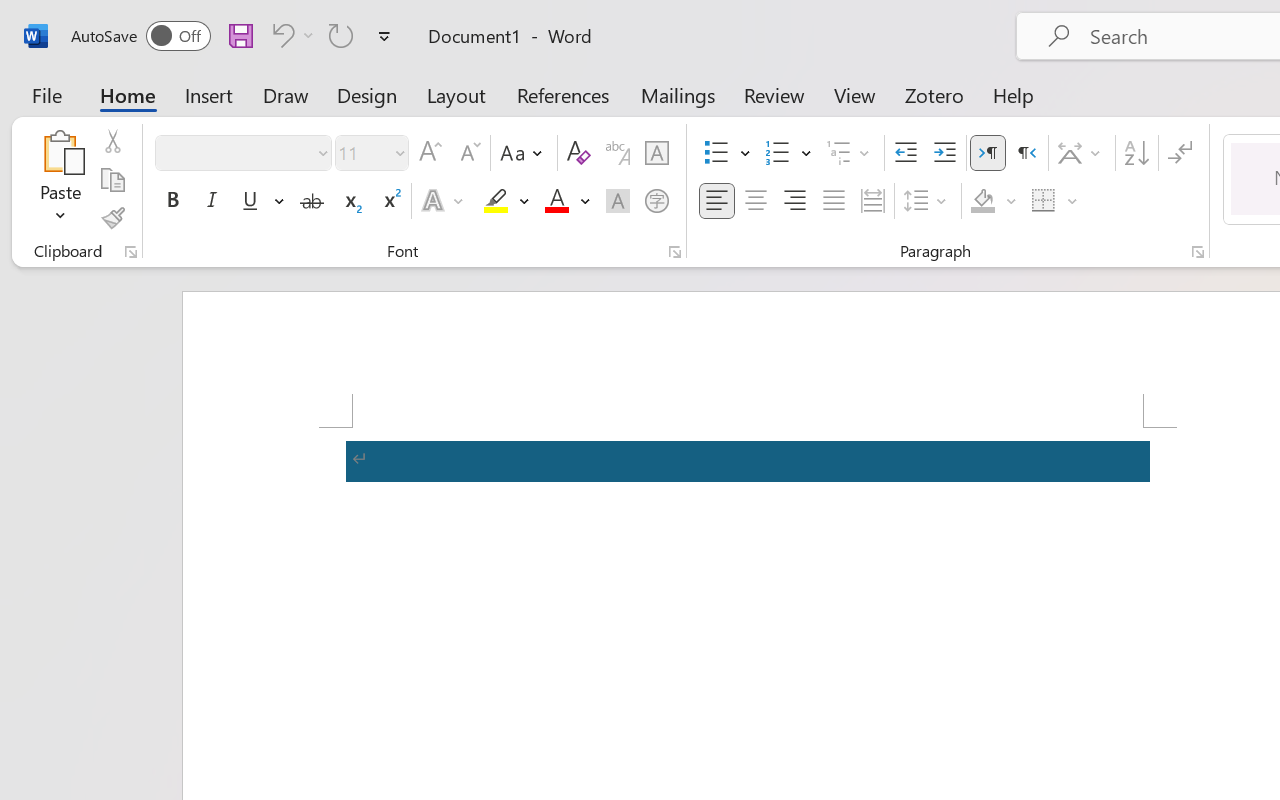  What do you see at coordinates (988, 153) in the screenshot?
I see `'Left-to-Right'` at bounding box center [988, 153].